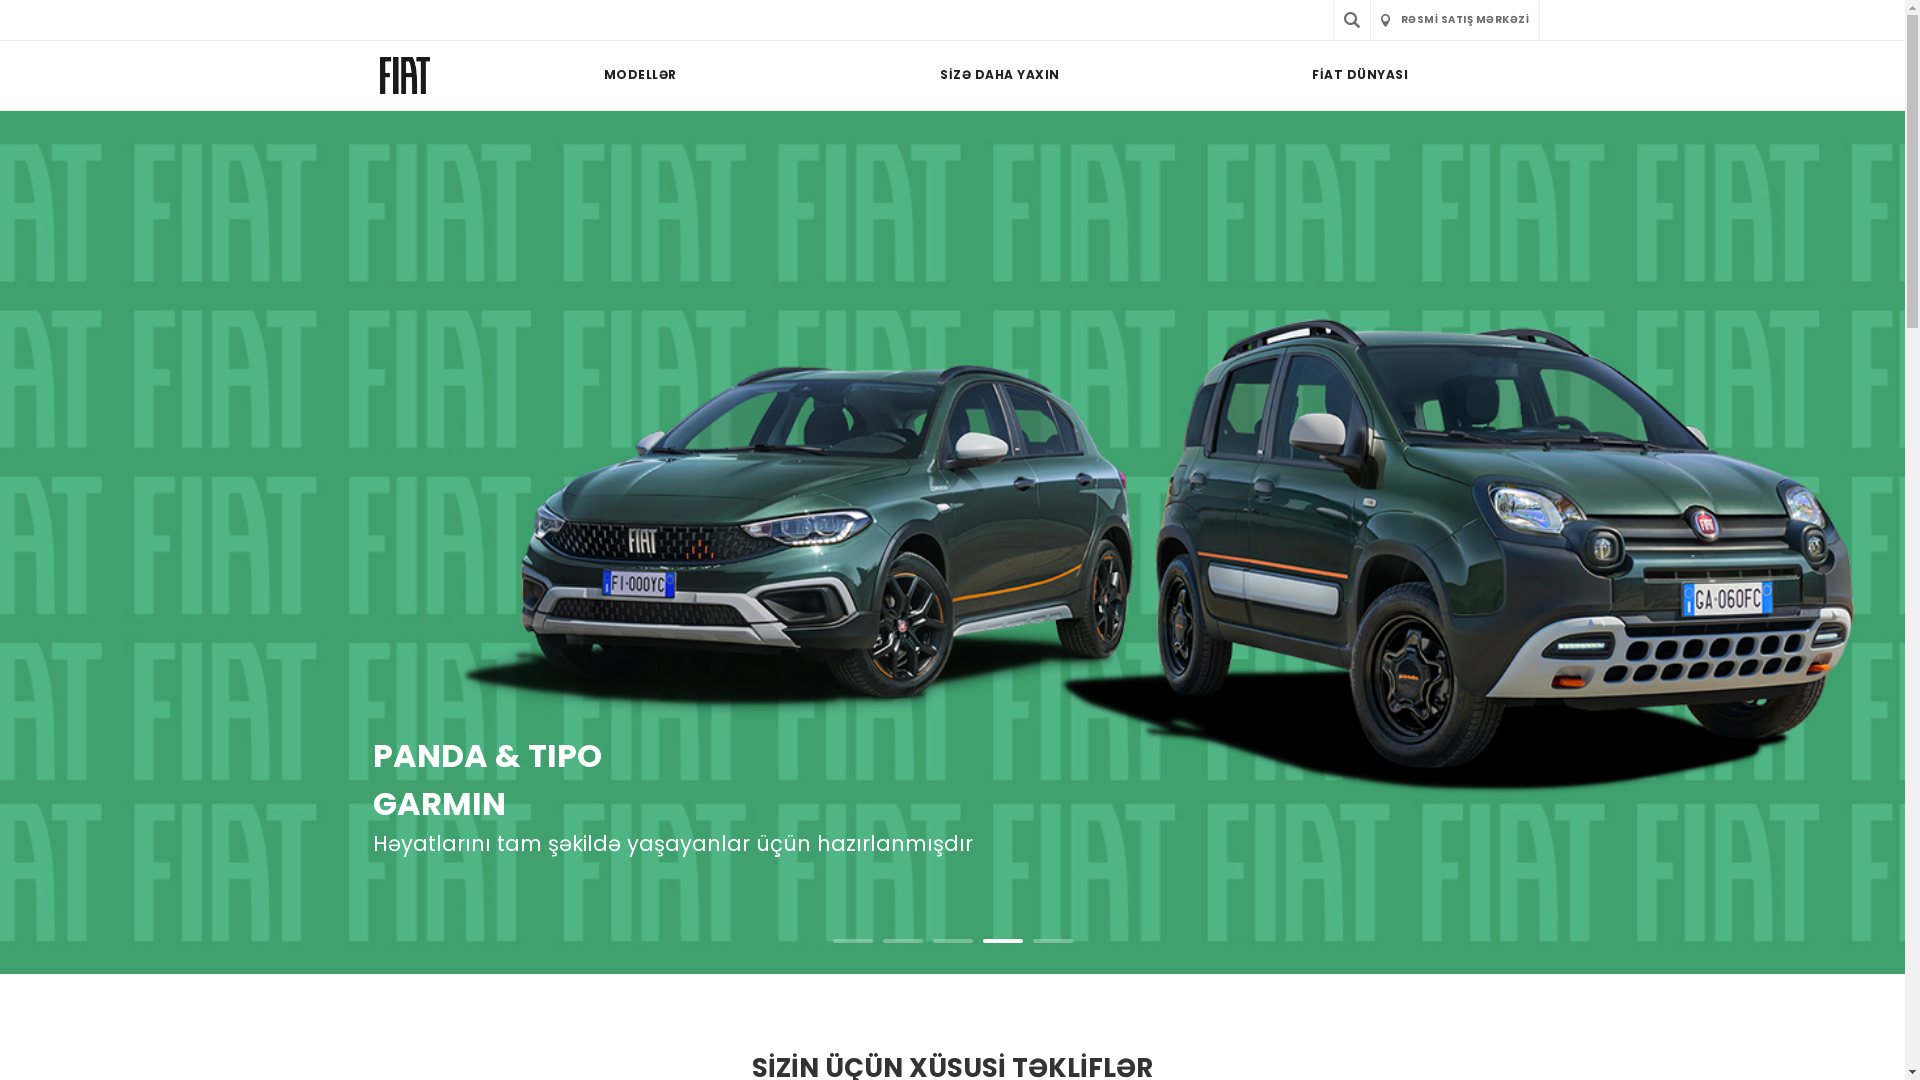 The width and height of the screenshot is (1920, 1080). What do you see at coordinates (851, 942) in the screenshot?
I see `'1'` at bounding box center [851, 942].